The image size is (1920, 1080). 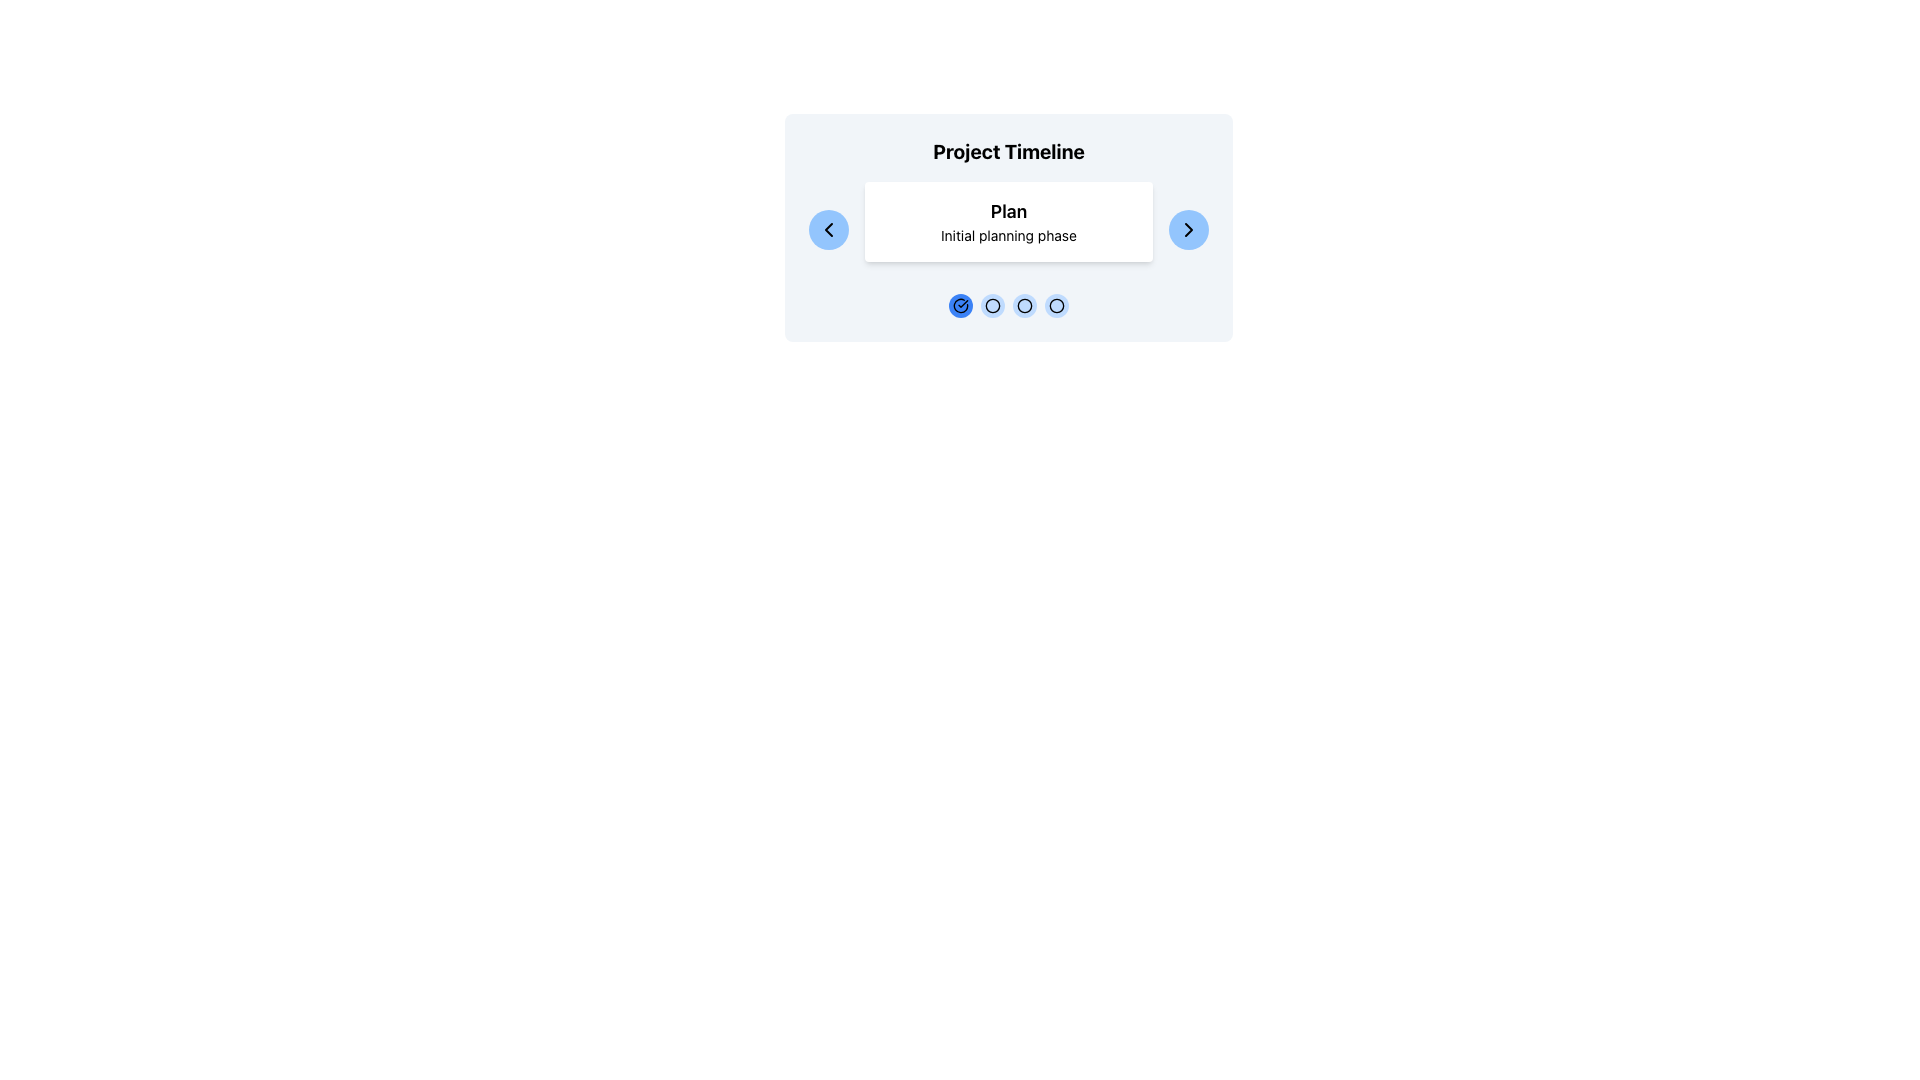 What do you see at coordinates (829, 229) in the screenshot?
I see `the chevron icon inside the blue circular button on the far left side of the 'Project Timeline' section` at bounding box center [829, 229].